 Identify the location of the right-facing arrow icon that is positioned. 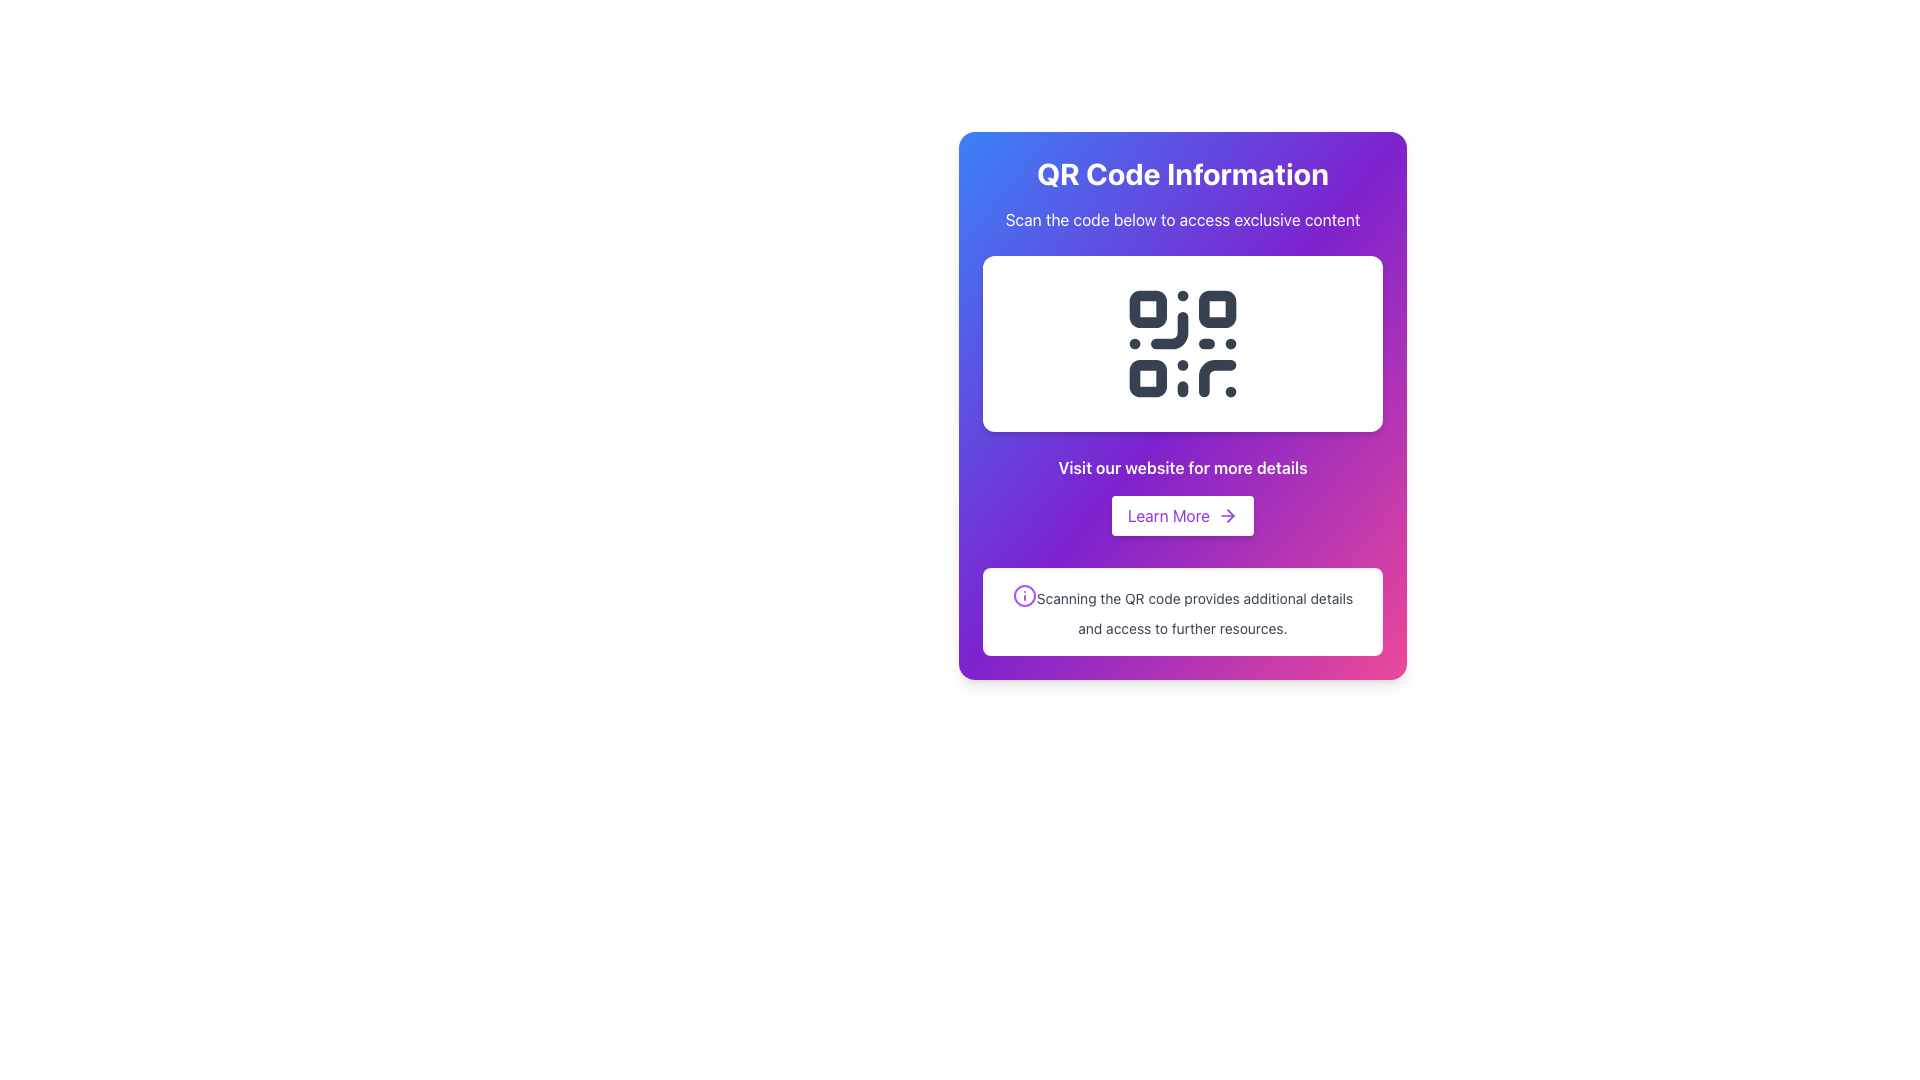
(1227, 515).